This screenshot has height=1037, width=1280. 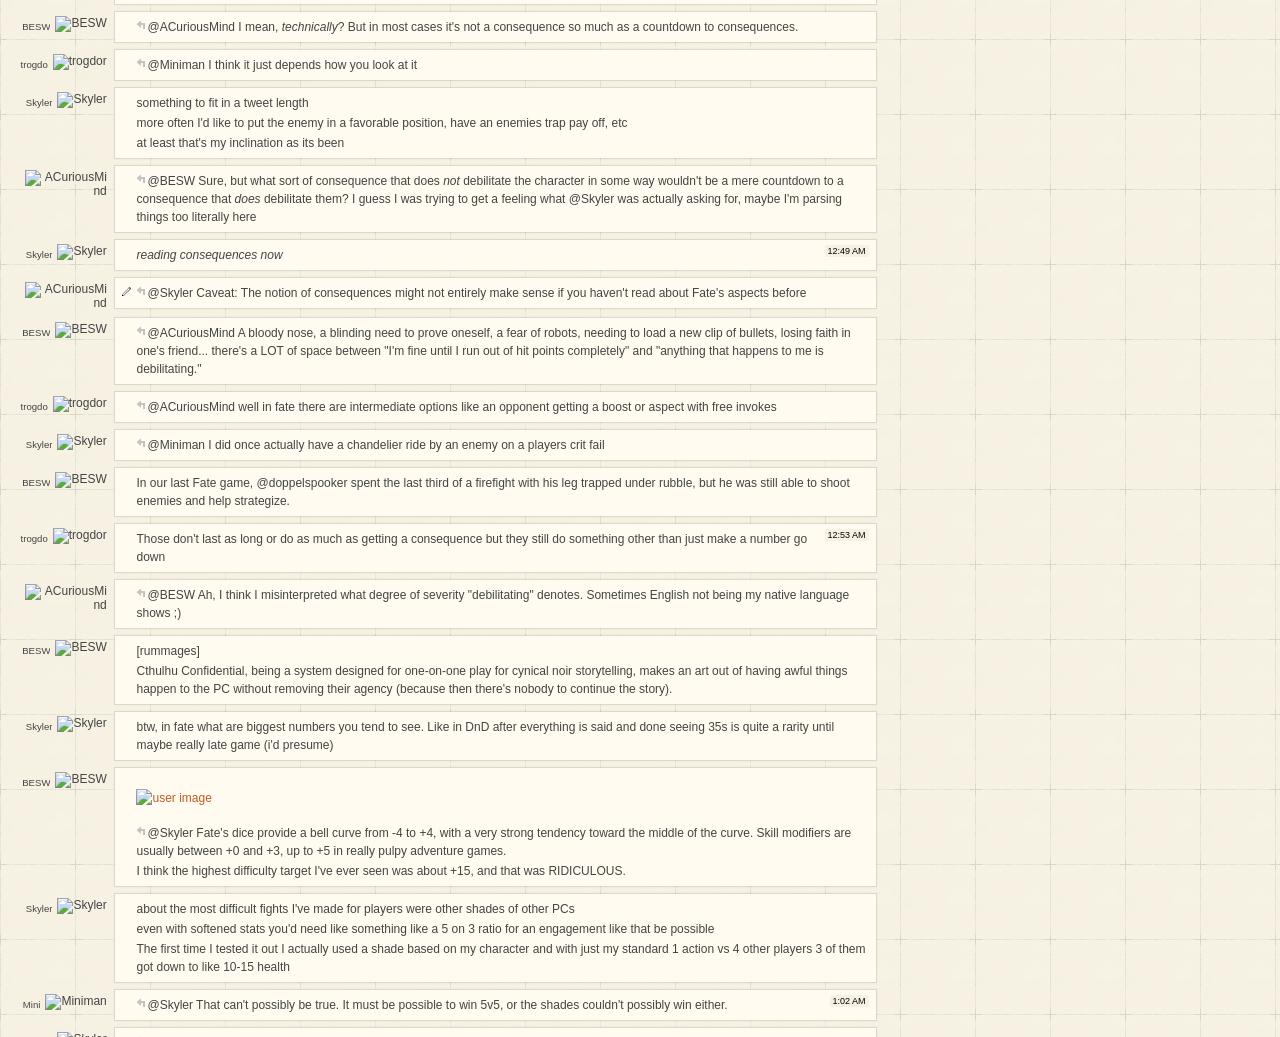 What do you see at coordinates (449, 179) in the screenshot?
I see `'not'` at bounding box center [449, 179].